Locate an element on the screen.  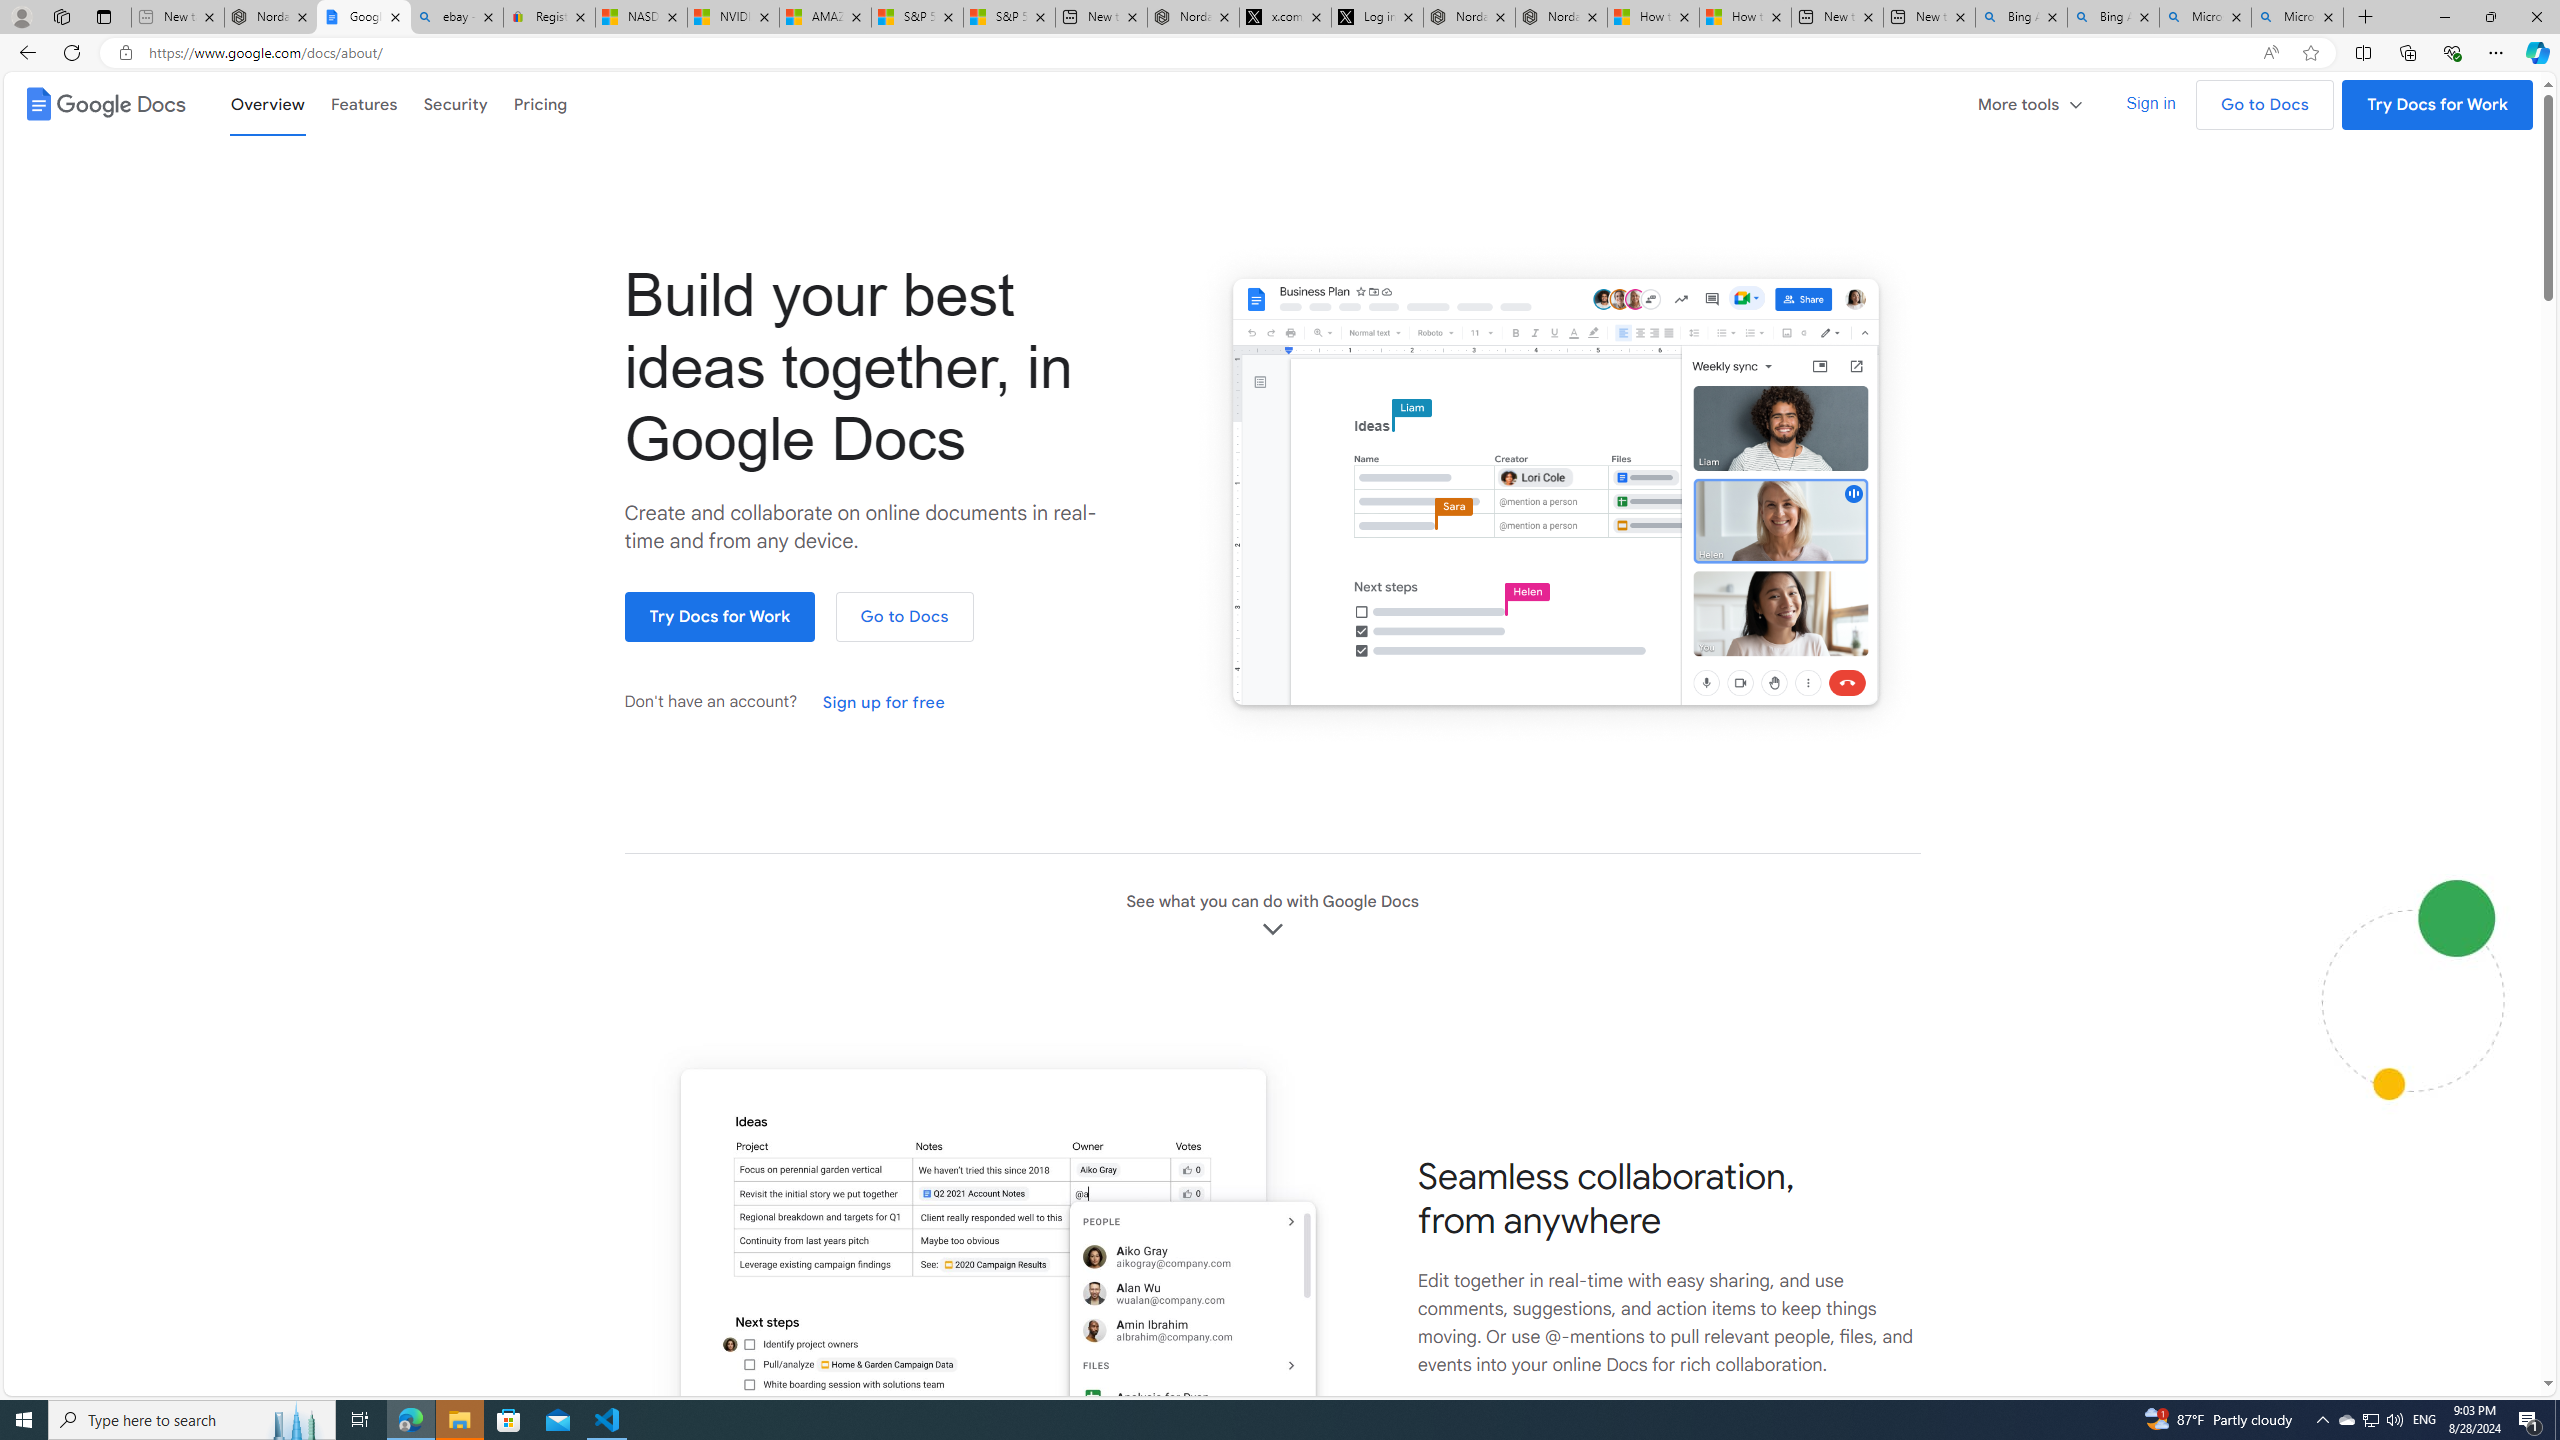
'Google Docs' is located at coordinates (102, 103).